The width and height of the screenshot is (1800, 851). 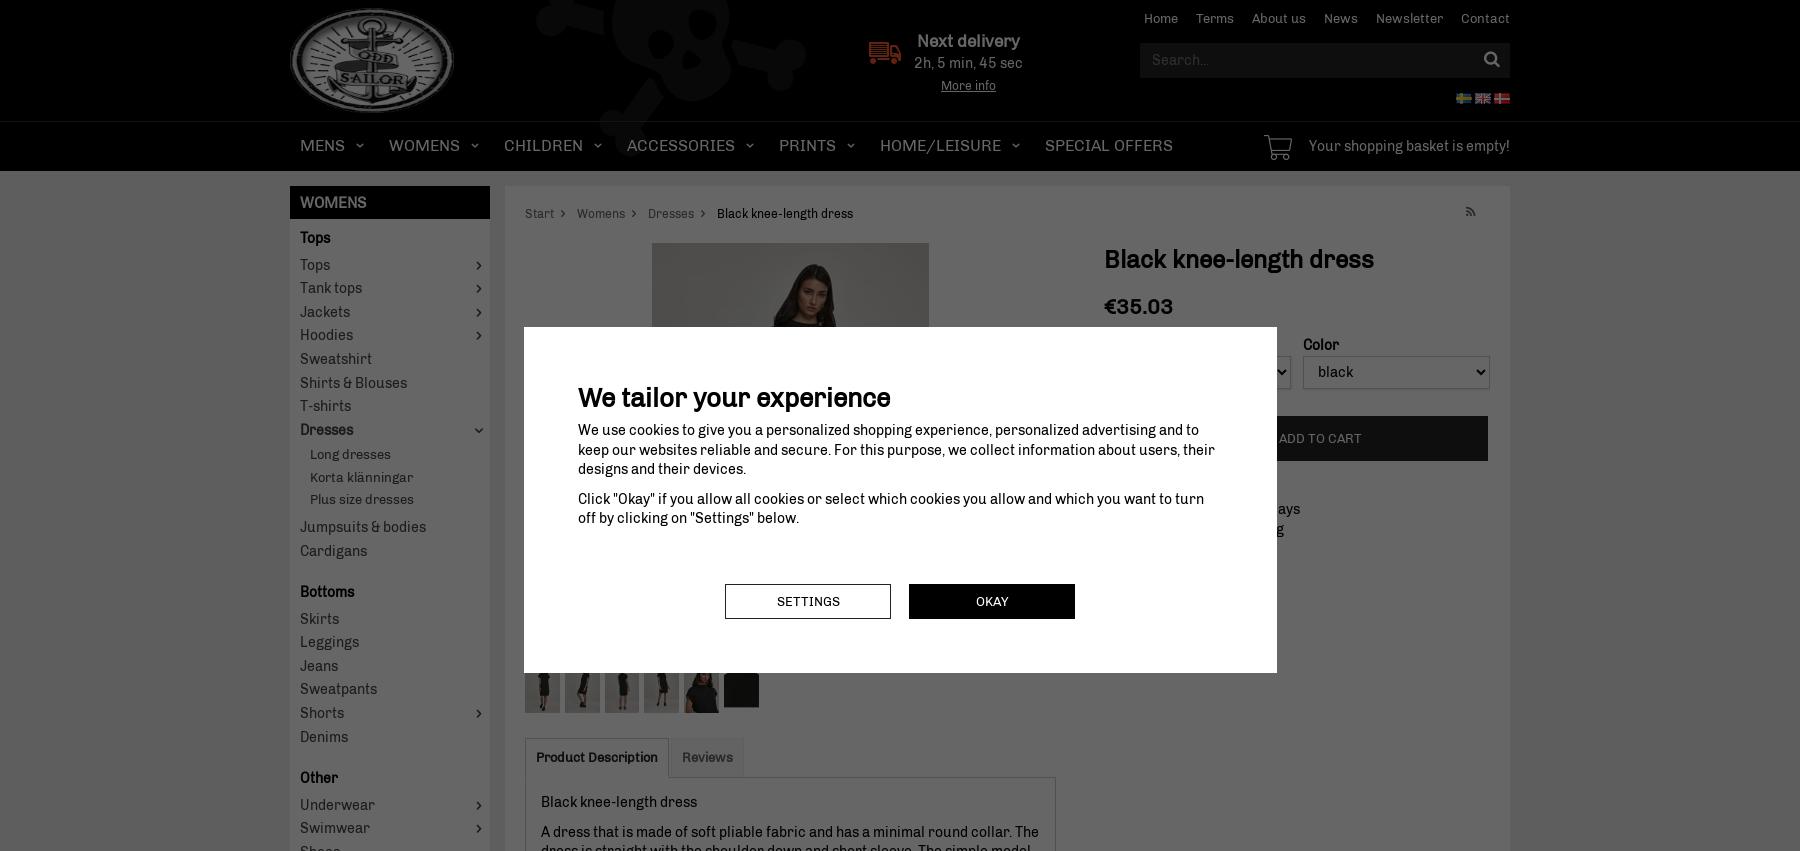 I want to click on 'Sweatpants', so click(x=338, y=689).